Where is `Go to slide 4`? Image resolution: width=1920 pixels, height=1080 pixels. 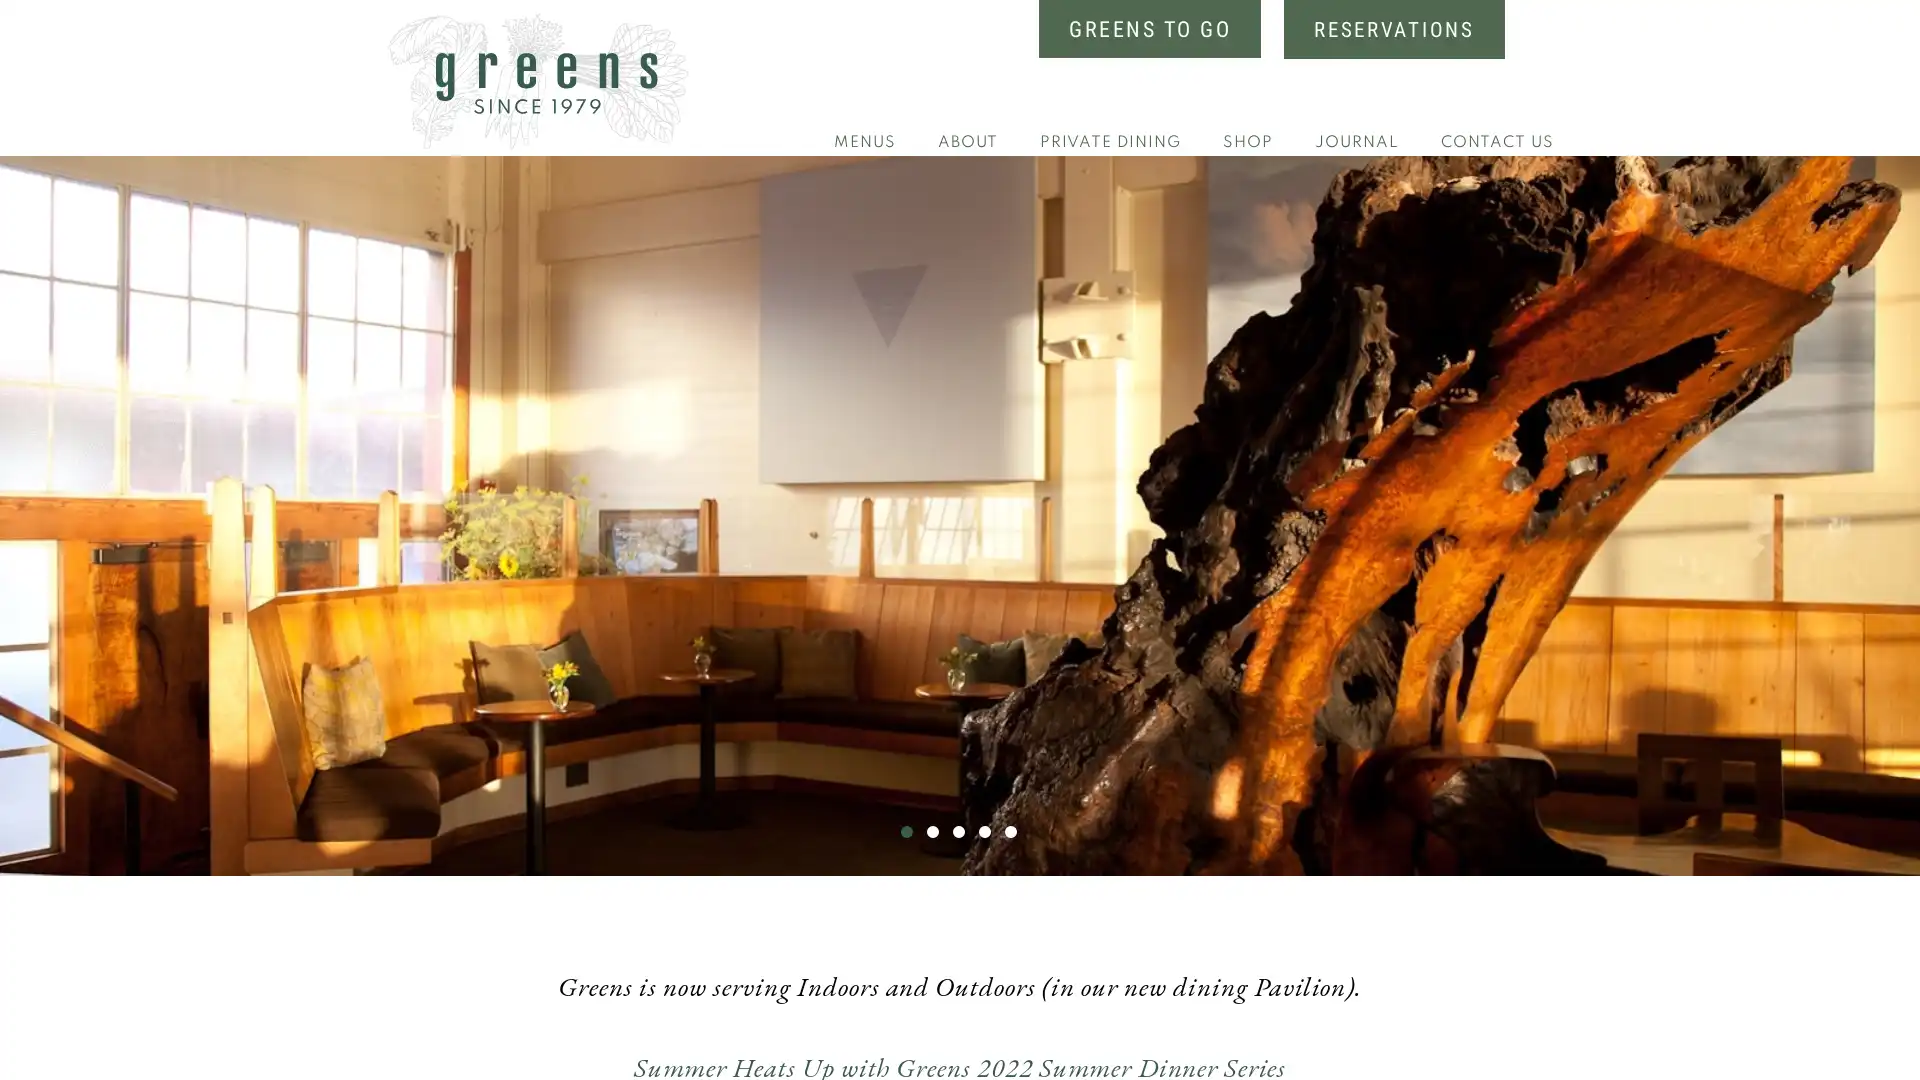 Go to slide 4 is located at coordinates (984, 830).